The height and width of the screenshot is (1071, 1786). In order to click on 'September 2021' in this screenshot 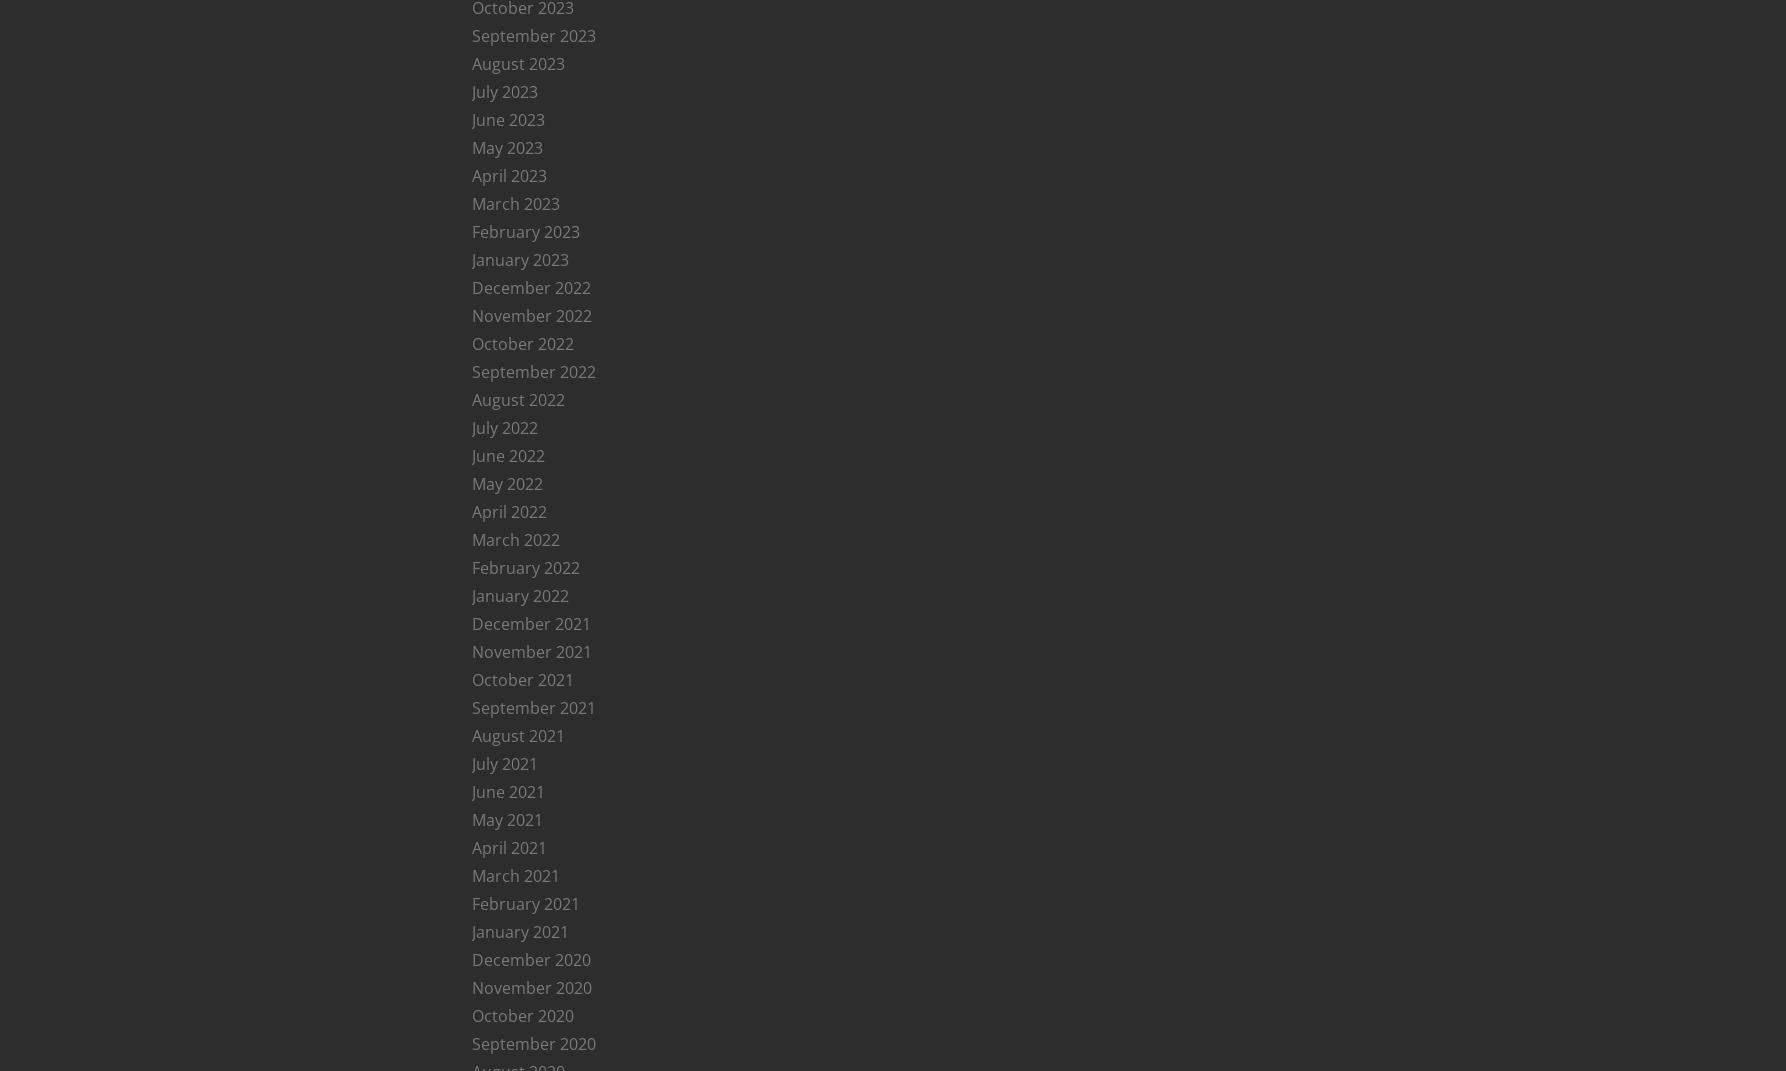, I will do `click(531, 708)`.